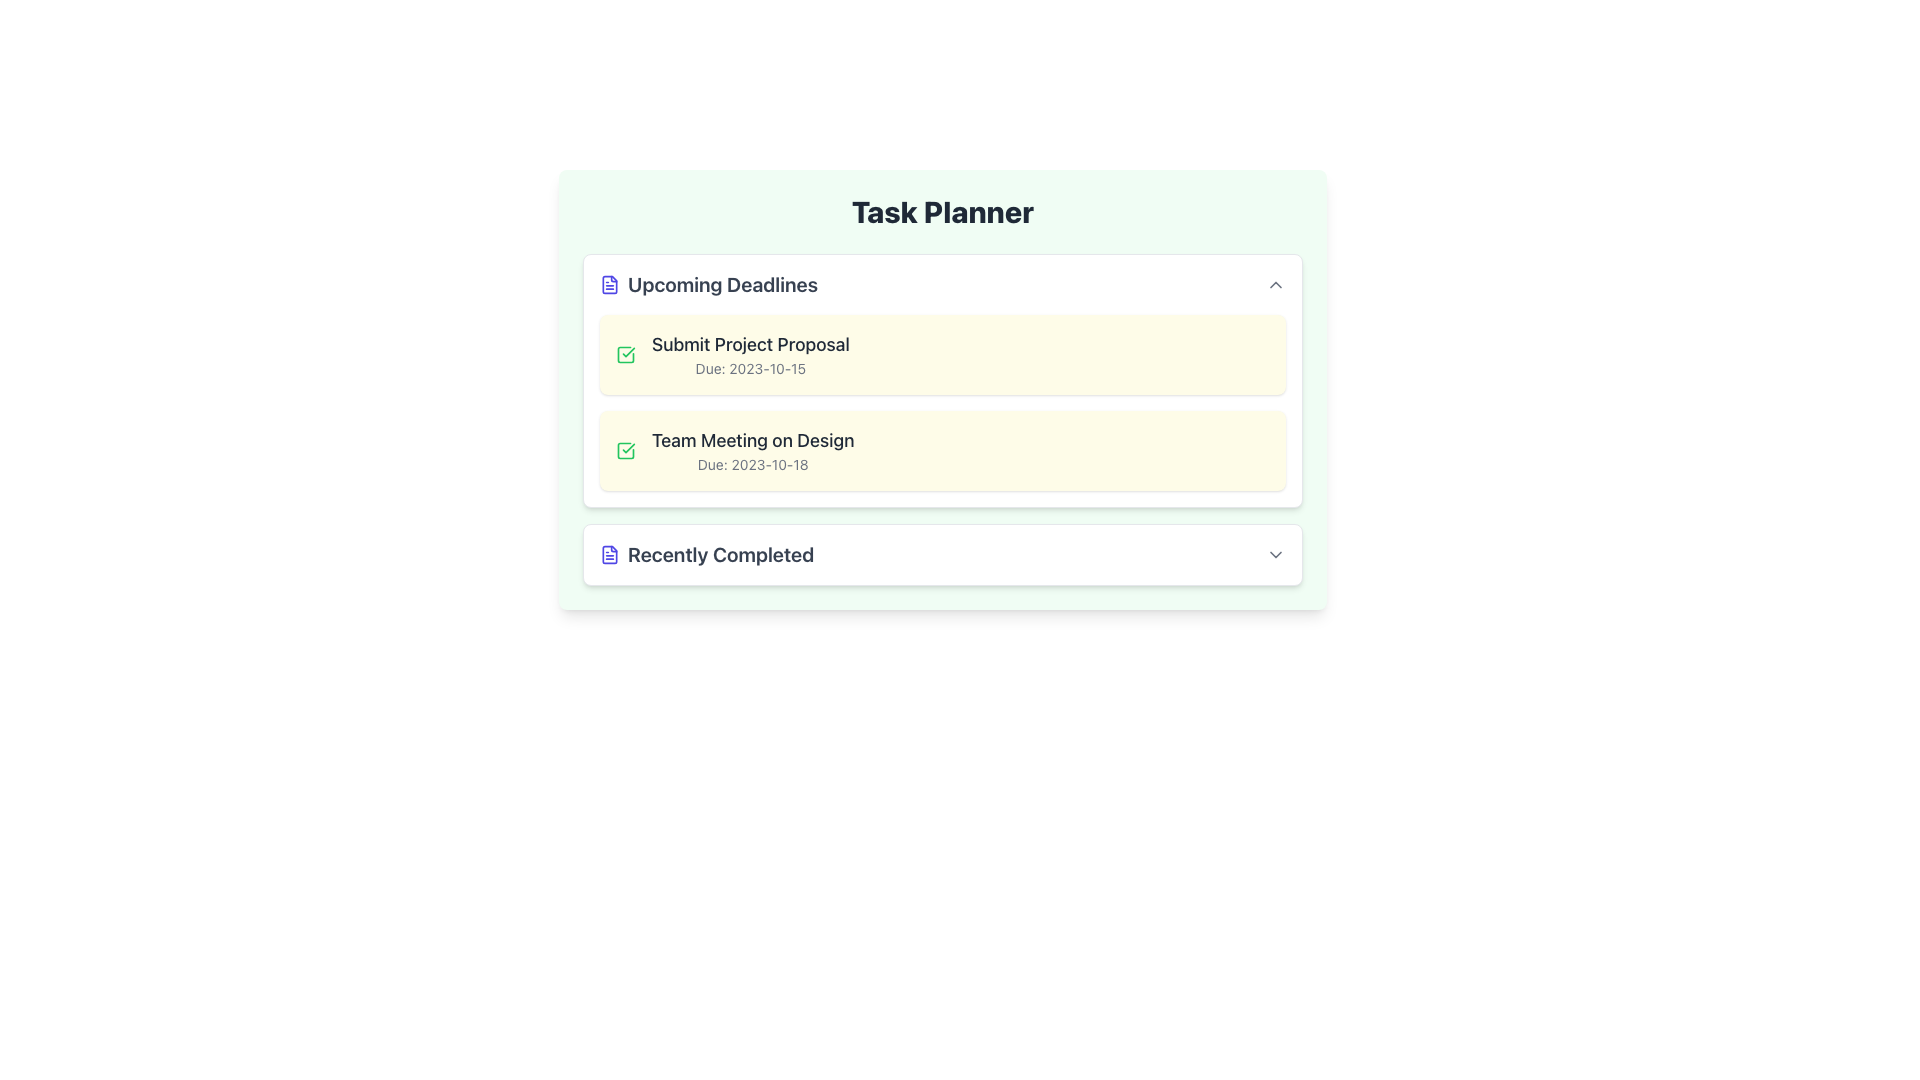  Describe the element at coordinates (752, 465) in the screenshot. I see `the text label displaying 'Due: 2023-10-18', which is styled in lighter gray and positioned below the title 'Team Meeting on Design' in the 'Upcoming Deadlines' section` at that location.